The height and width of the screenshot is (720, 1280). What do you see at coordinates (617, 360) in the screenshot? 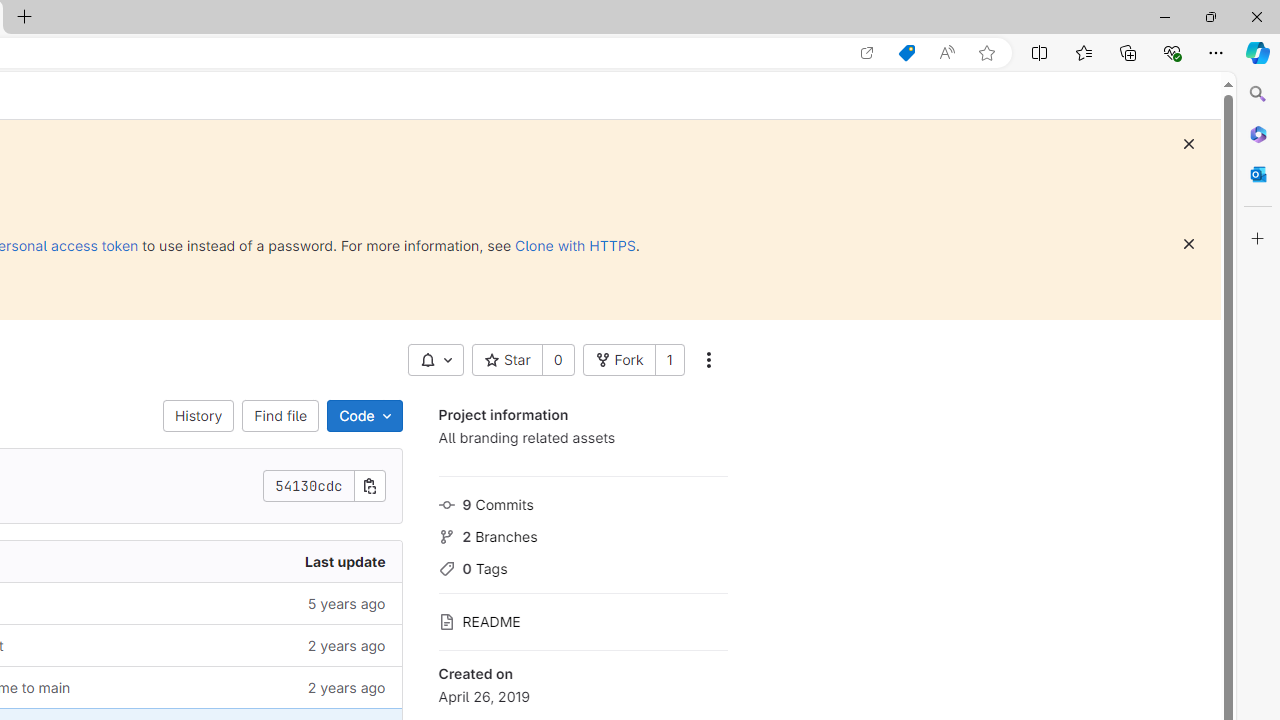
I see `'Fork'` at bounding box center [617, 360].